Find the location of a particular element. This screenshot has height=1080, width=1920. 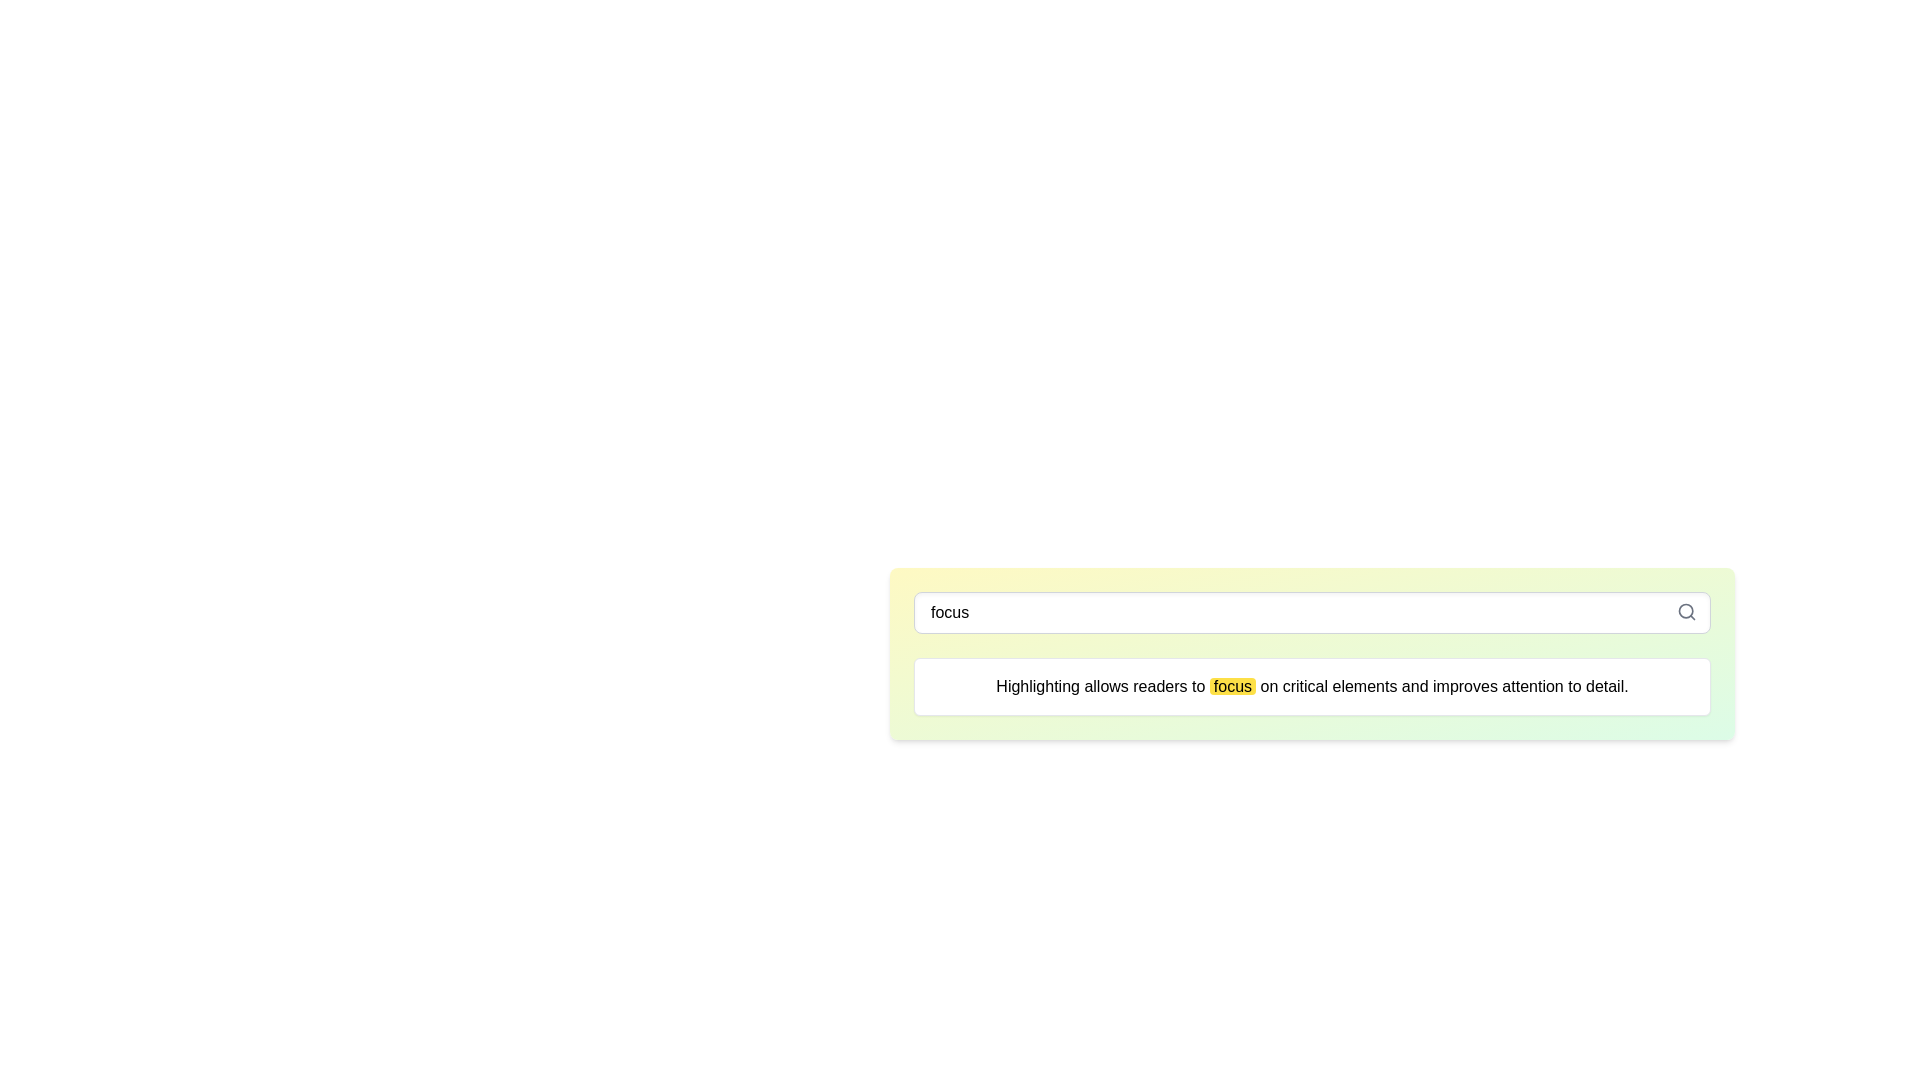

the highlighted word 'focus' which is styled with a bright yellow background and black text, located within the sentence that emphasizes critical elements is located at coordinates (1231, 685).